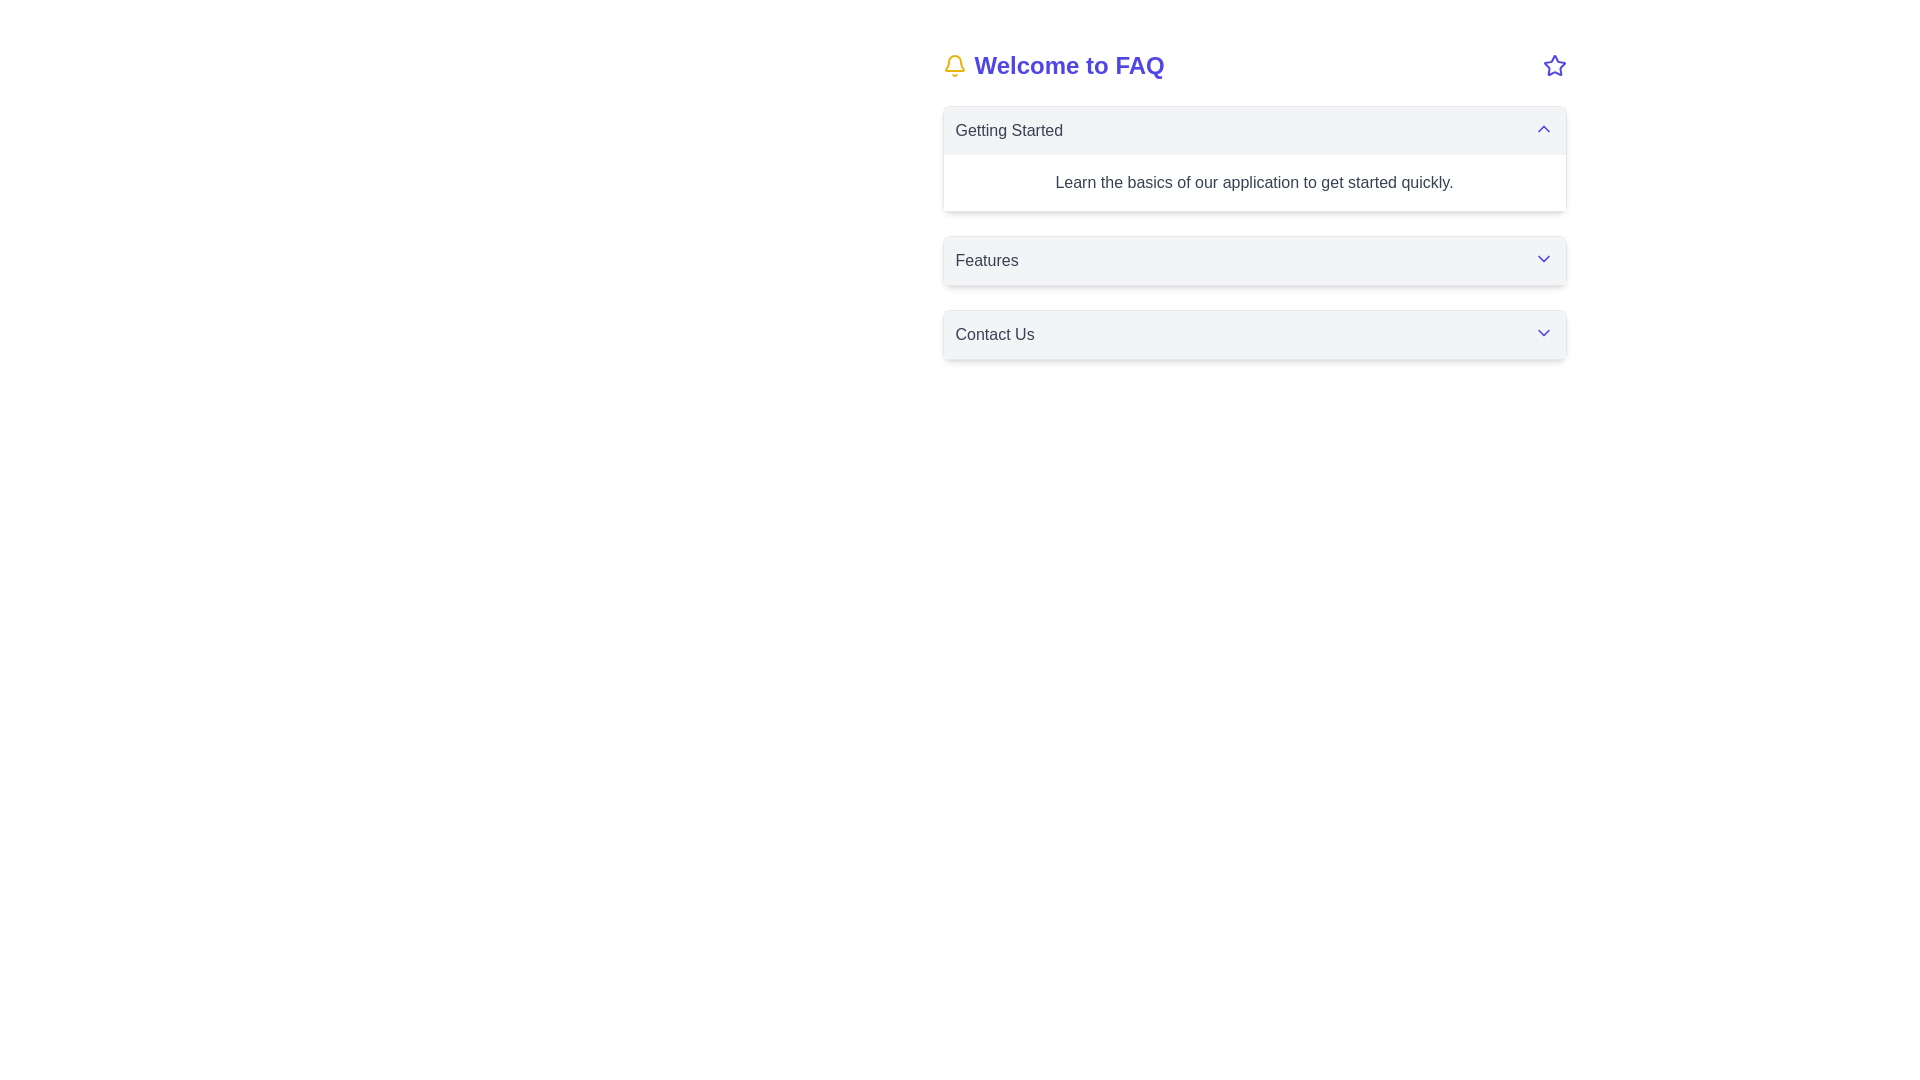  I want to click on the downward-pointing chevron icon with indigo blue stroke located at the right end of the 'Features' bar, so click(1542, 257).